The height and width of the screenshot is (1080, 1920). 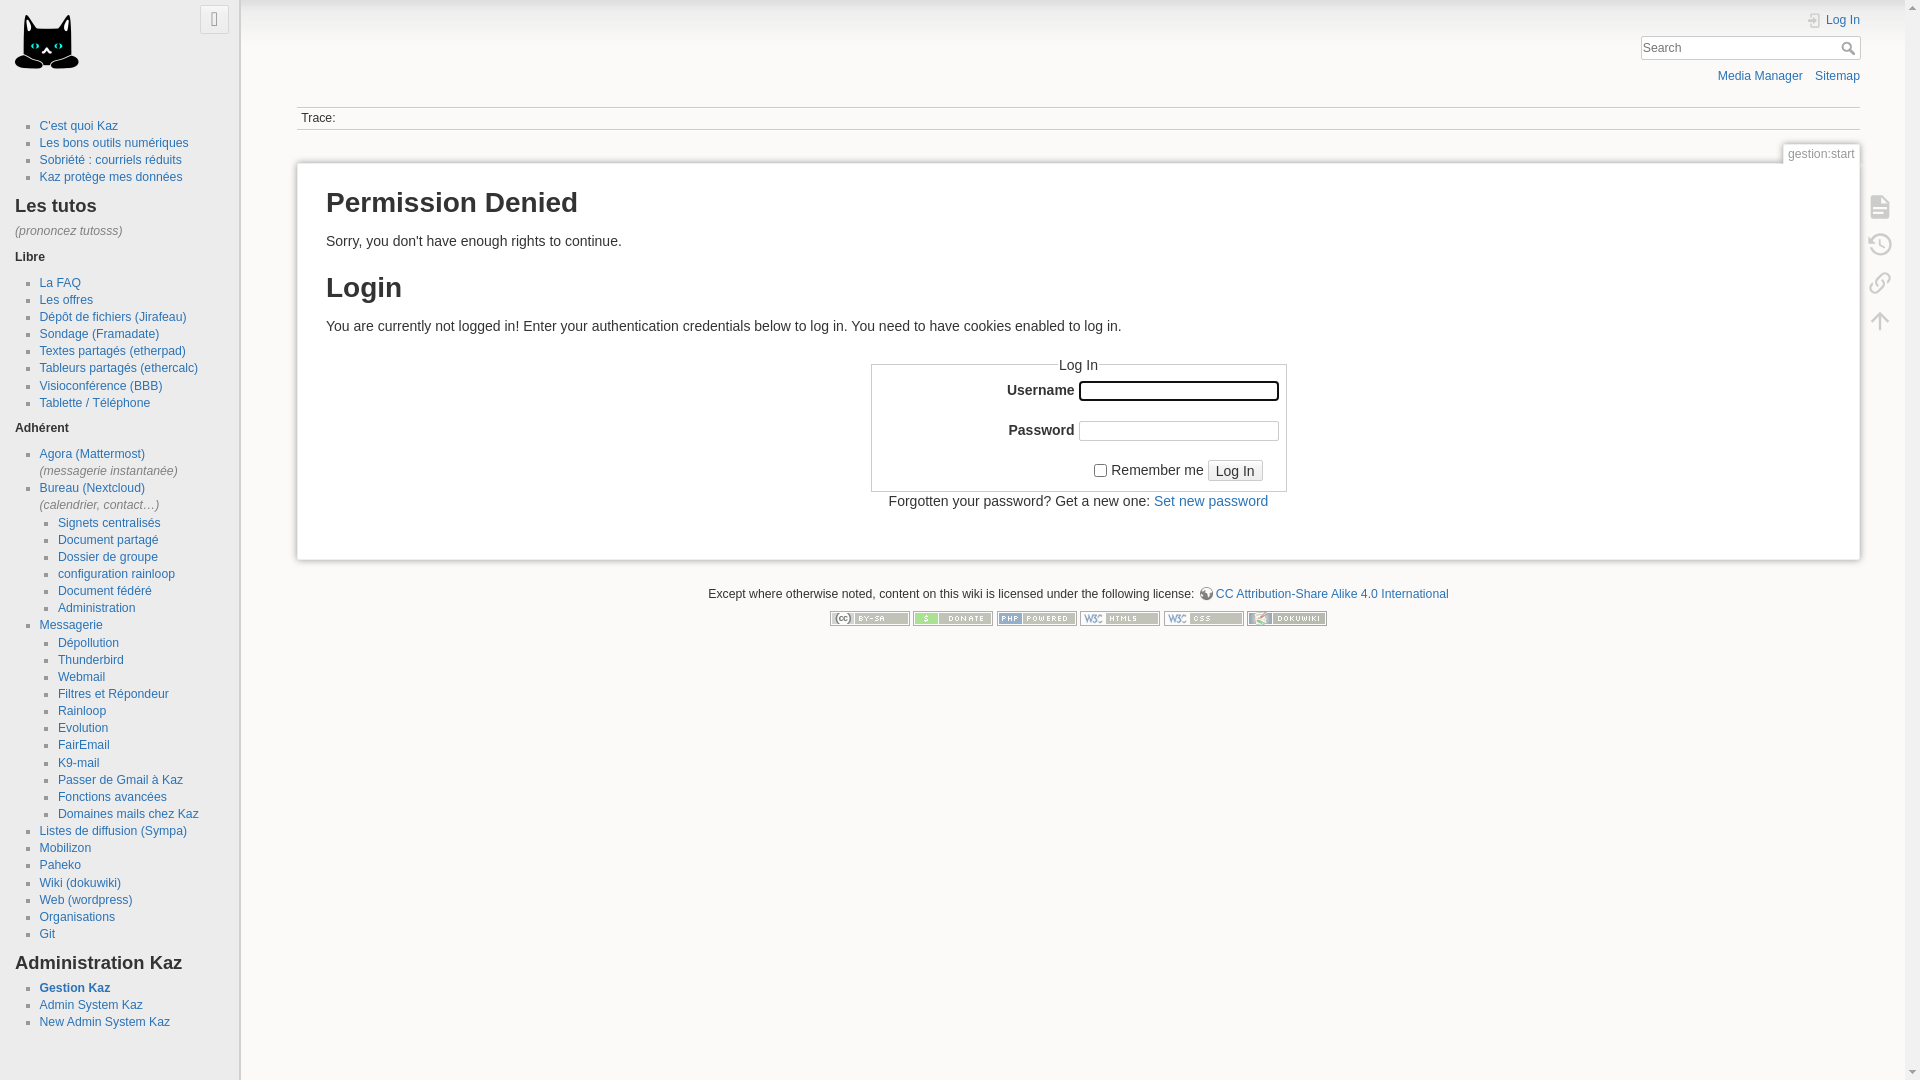 I want to click on 'K9-mail', so click(x=78, y=763).